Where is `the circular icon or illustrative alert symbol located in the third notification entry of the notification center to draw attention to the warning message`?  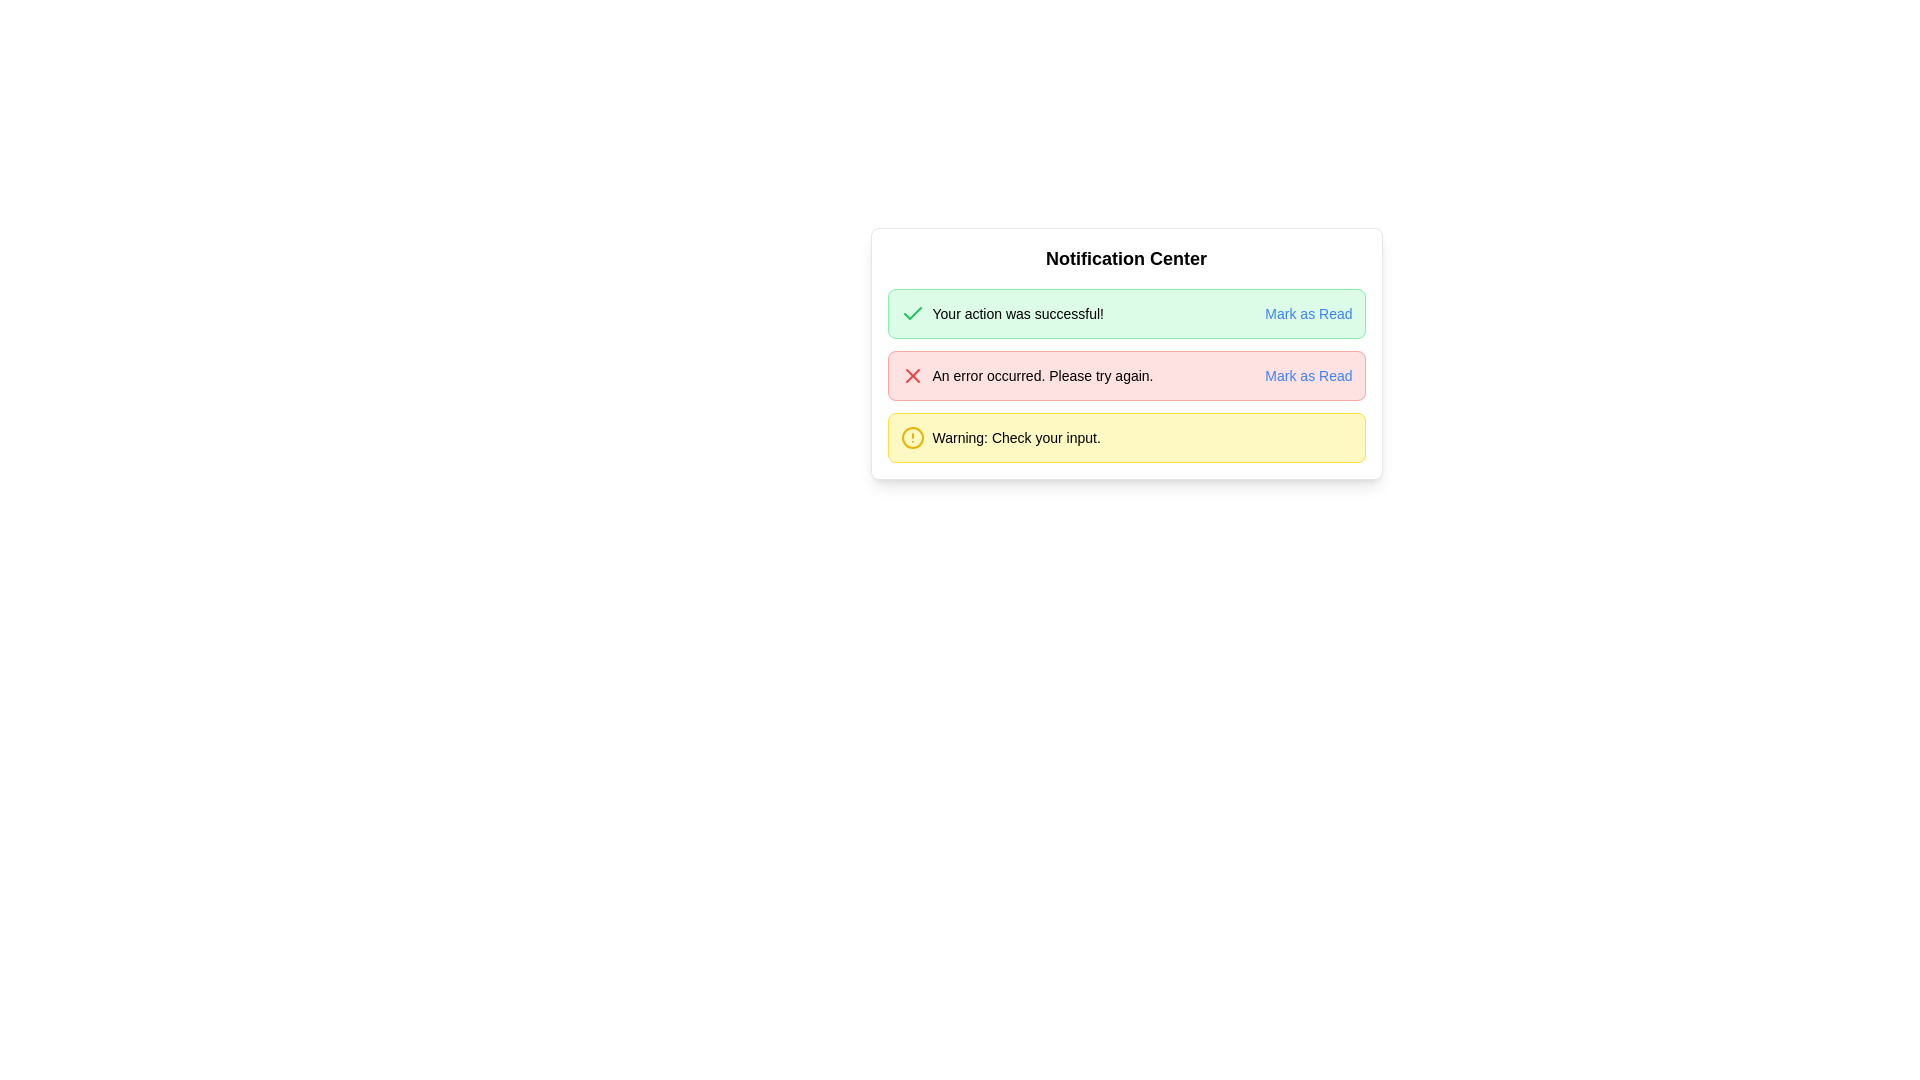
the circular icon or illustrative alert symbol located in the third notification entry of the notification center to draw attention to the warning message is located at coordinates (911, 437).